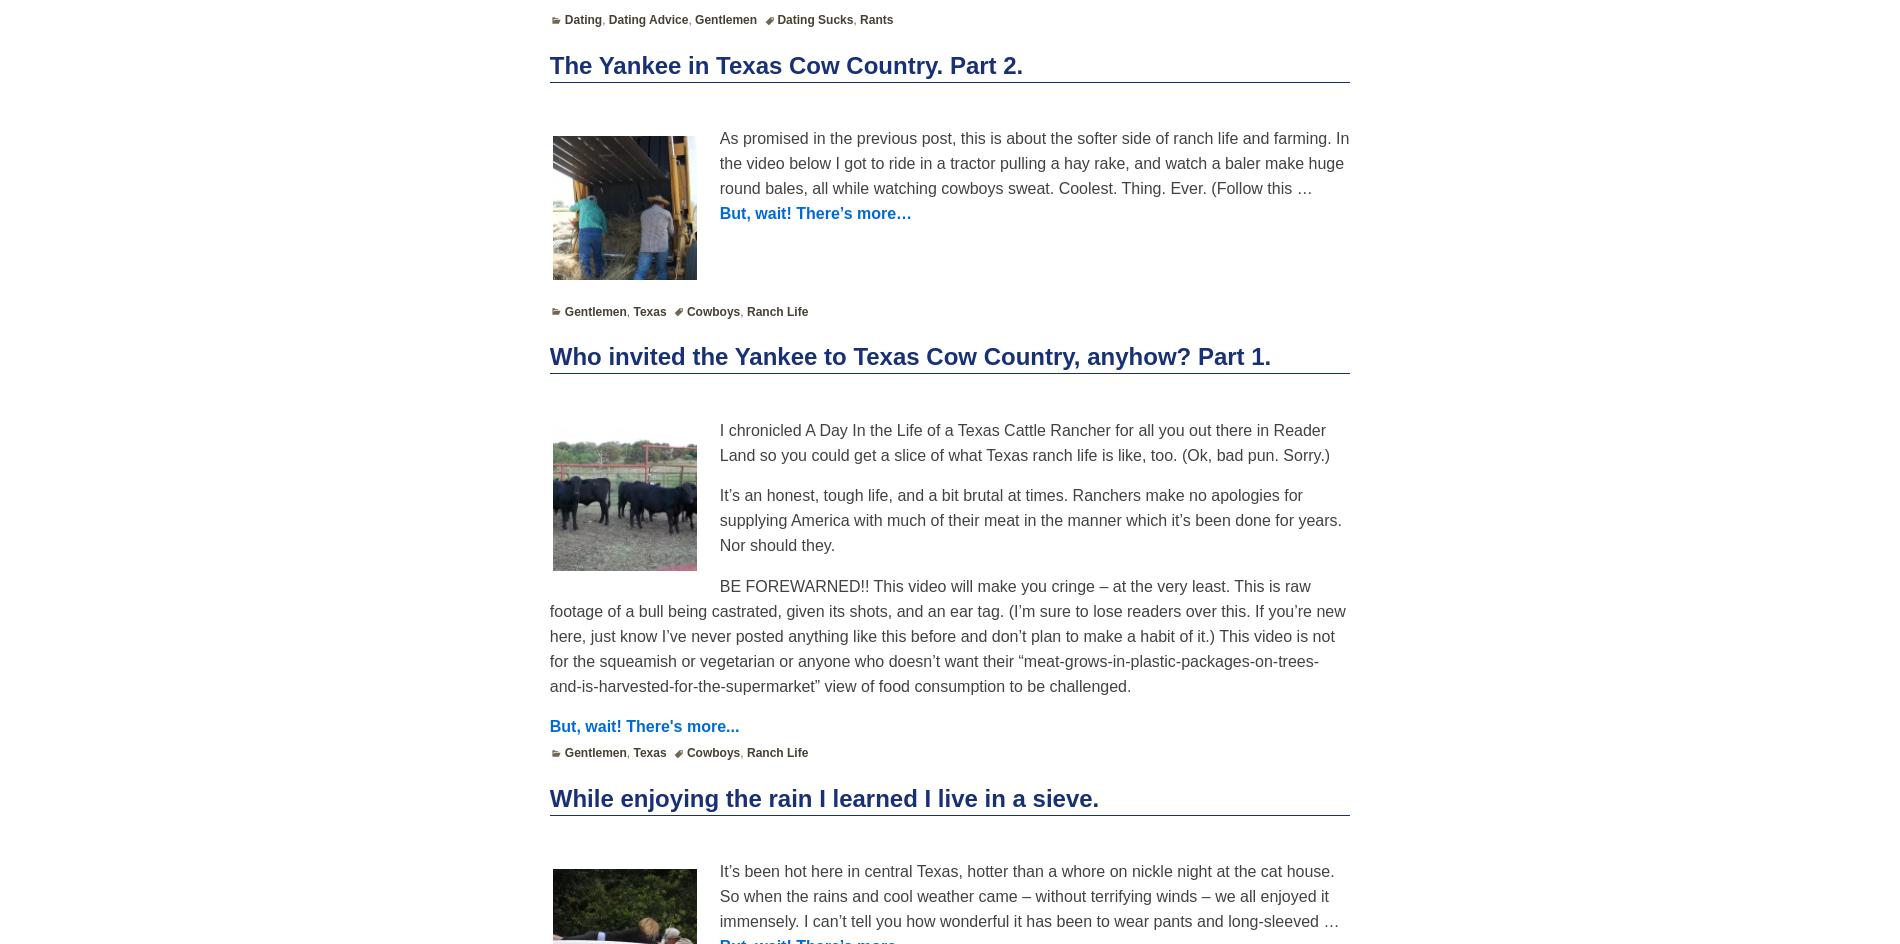 This screenshot has height=944, width=1900. I want to click on 'It’s been hot here in central Texas, hotter than a whore on nickle night at the cat house. So when the rains and cool weather came – without terrifying winds – we all enjoyed it immensely. I can’t tell you how wonderful it has been to wear pants and long-sleeved', so click(1026, 895).